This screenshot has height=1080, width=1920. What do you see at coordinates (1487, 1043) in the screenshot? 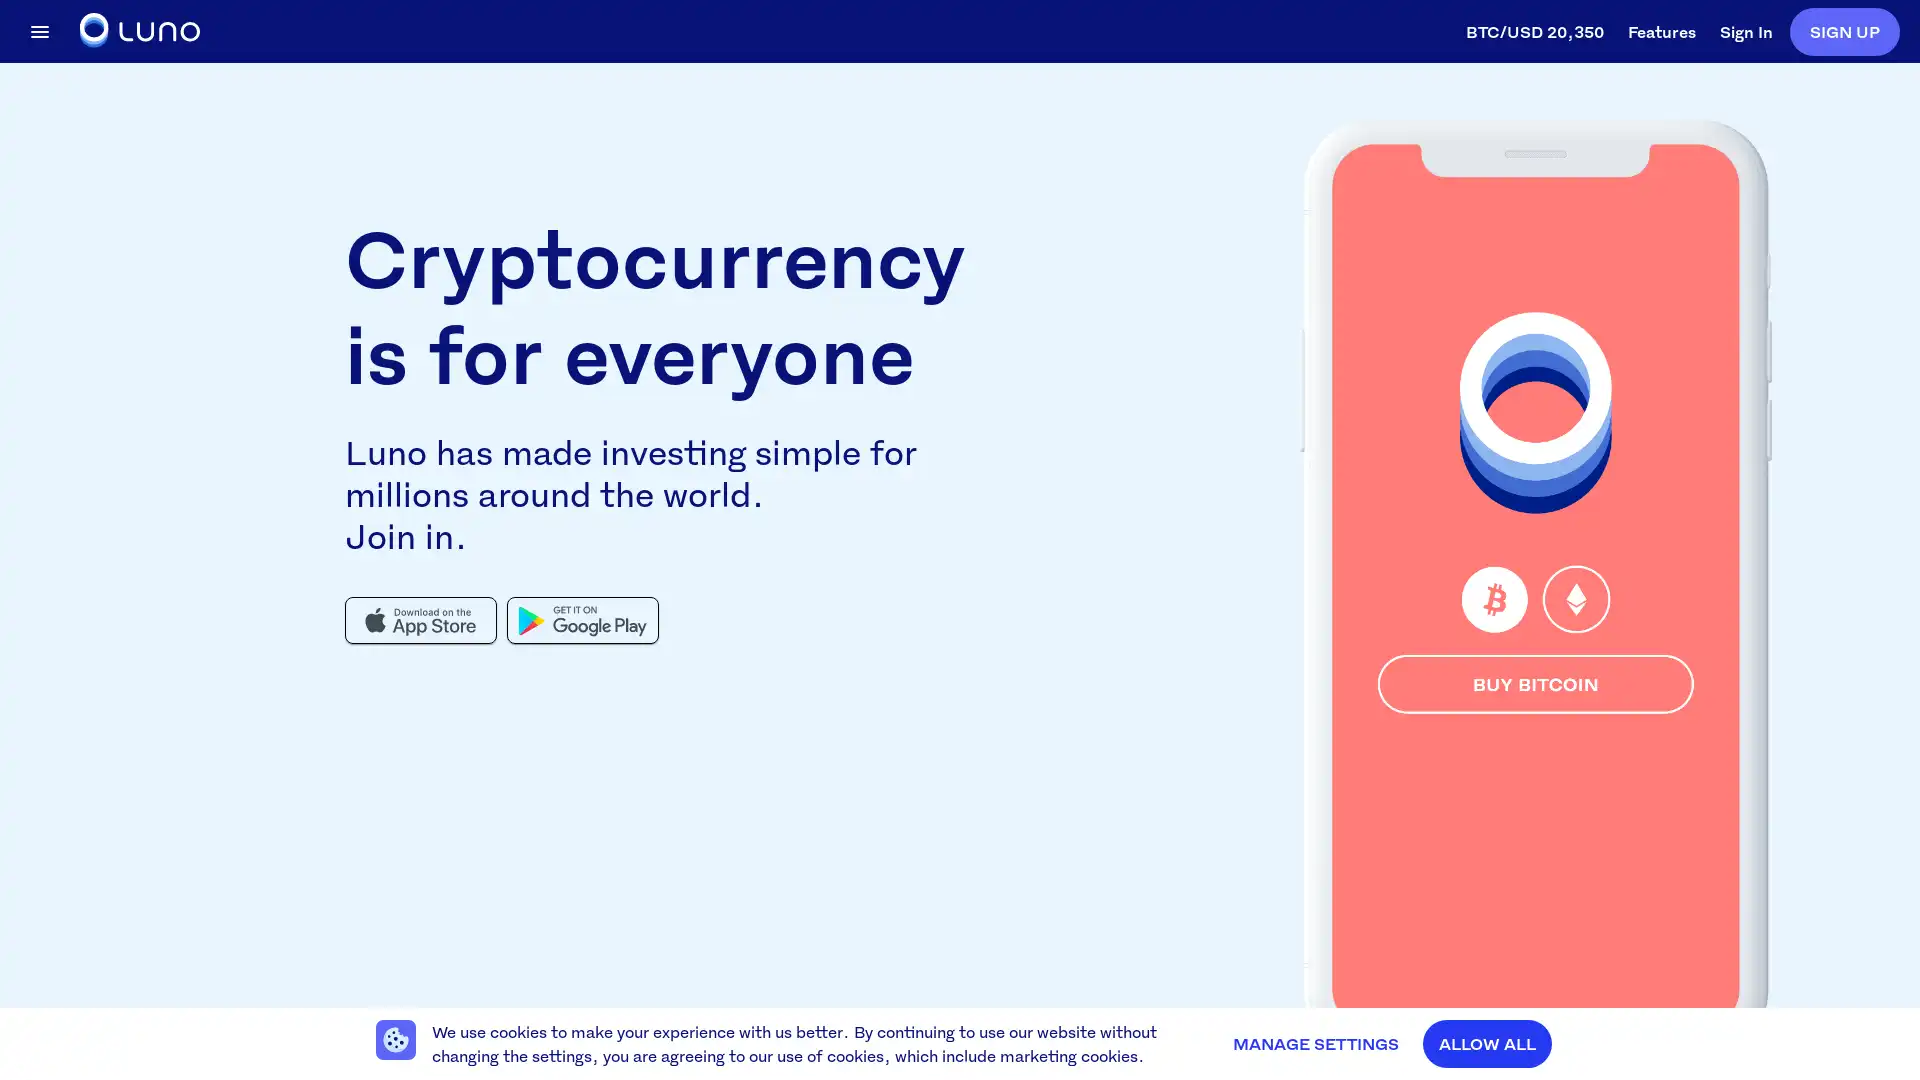
I see `ALLOW ALL` at bounding box center [1487, 1043].